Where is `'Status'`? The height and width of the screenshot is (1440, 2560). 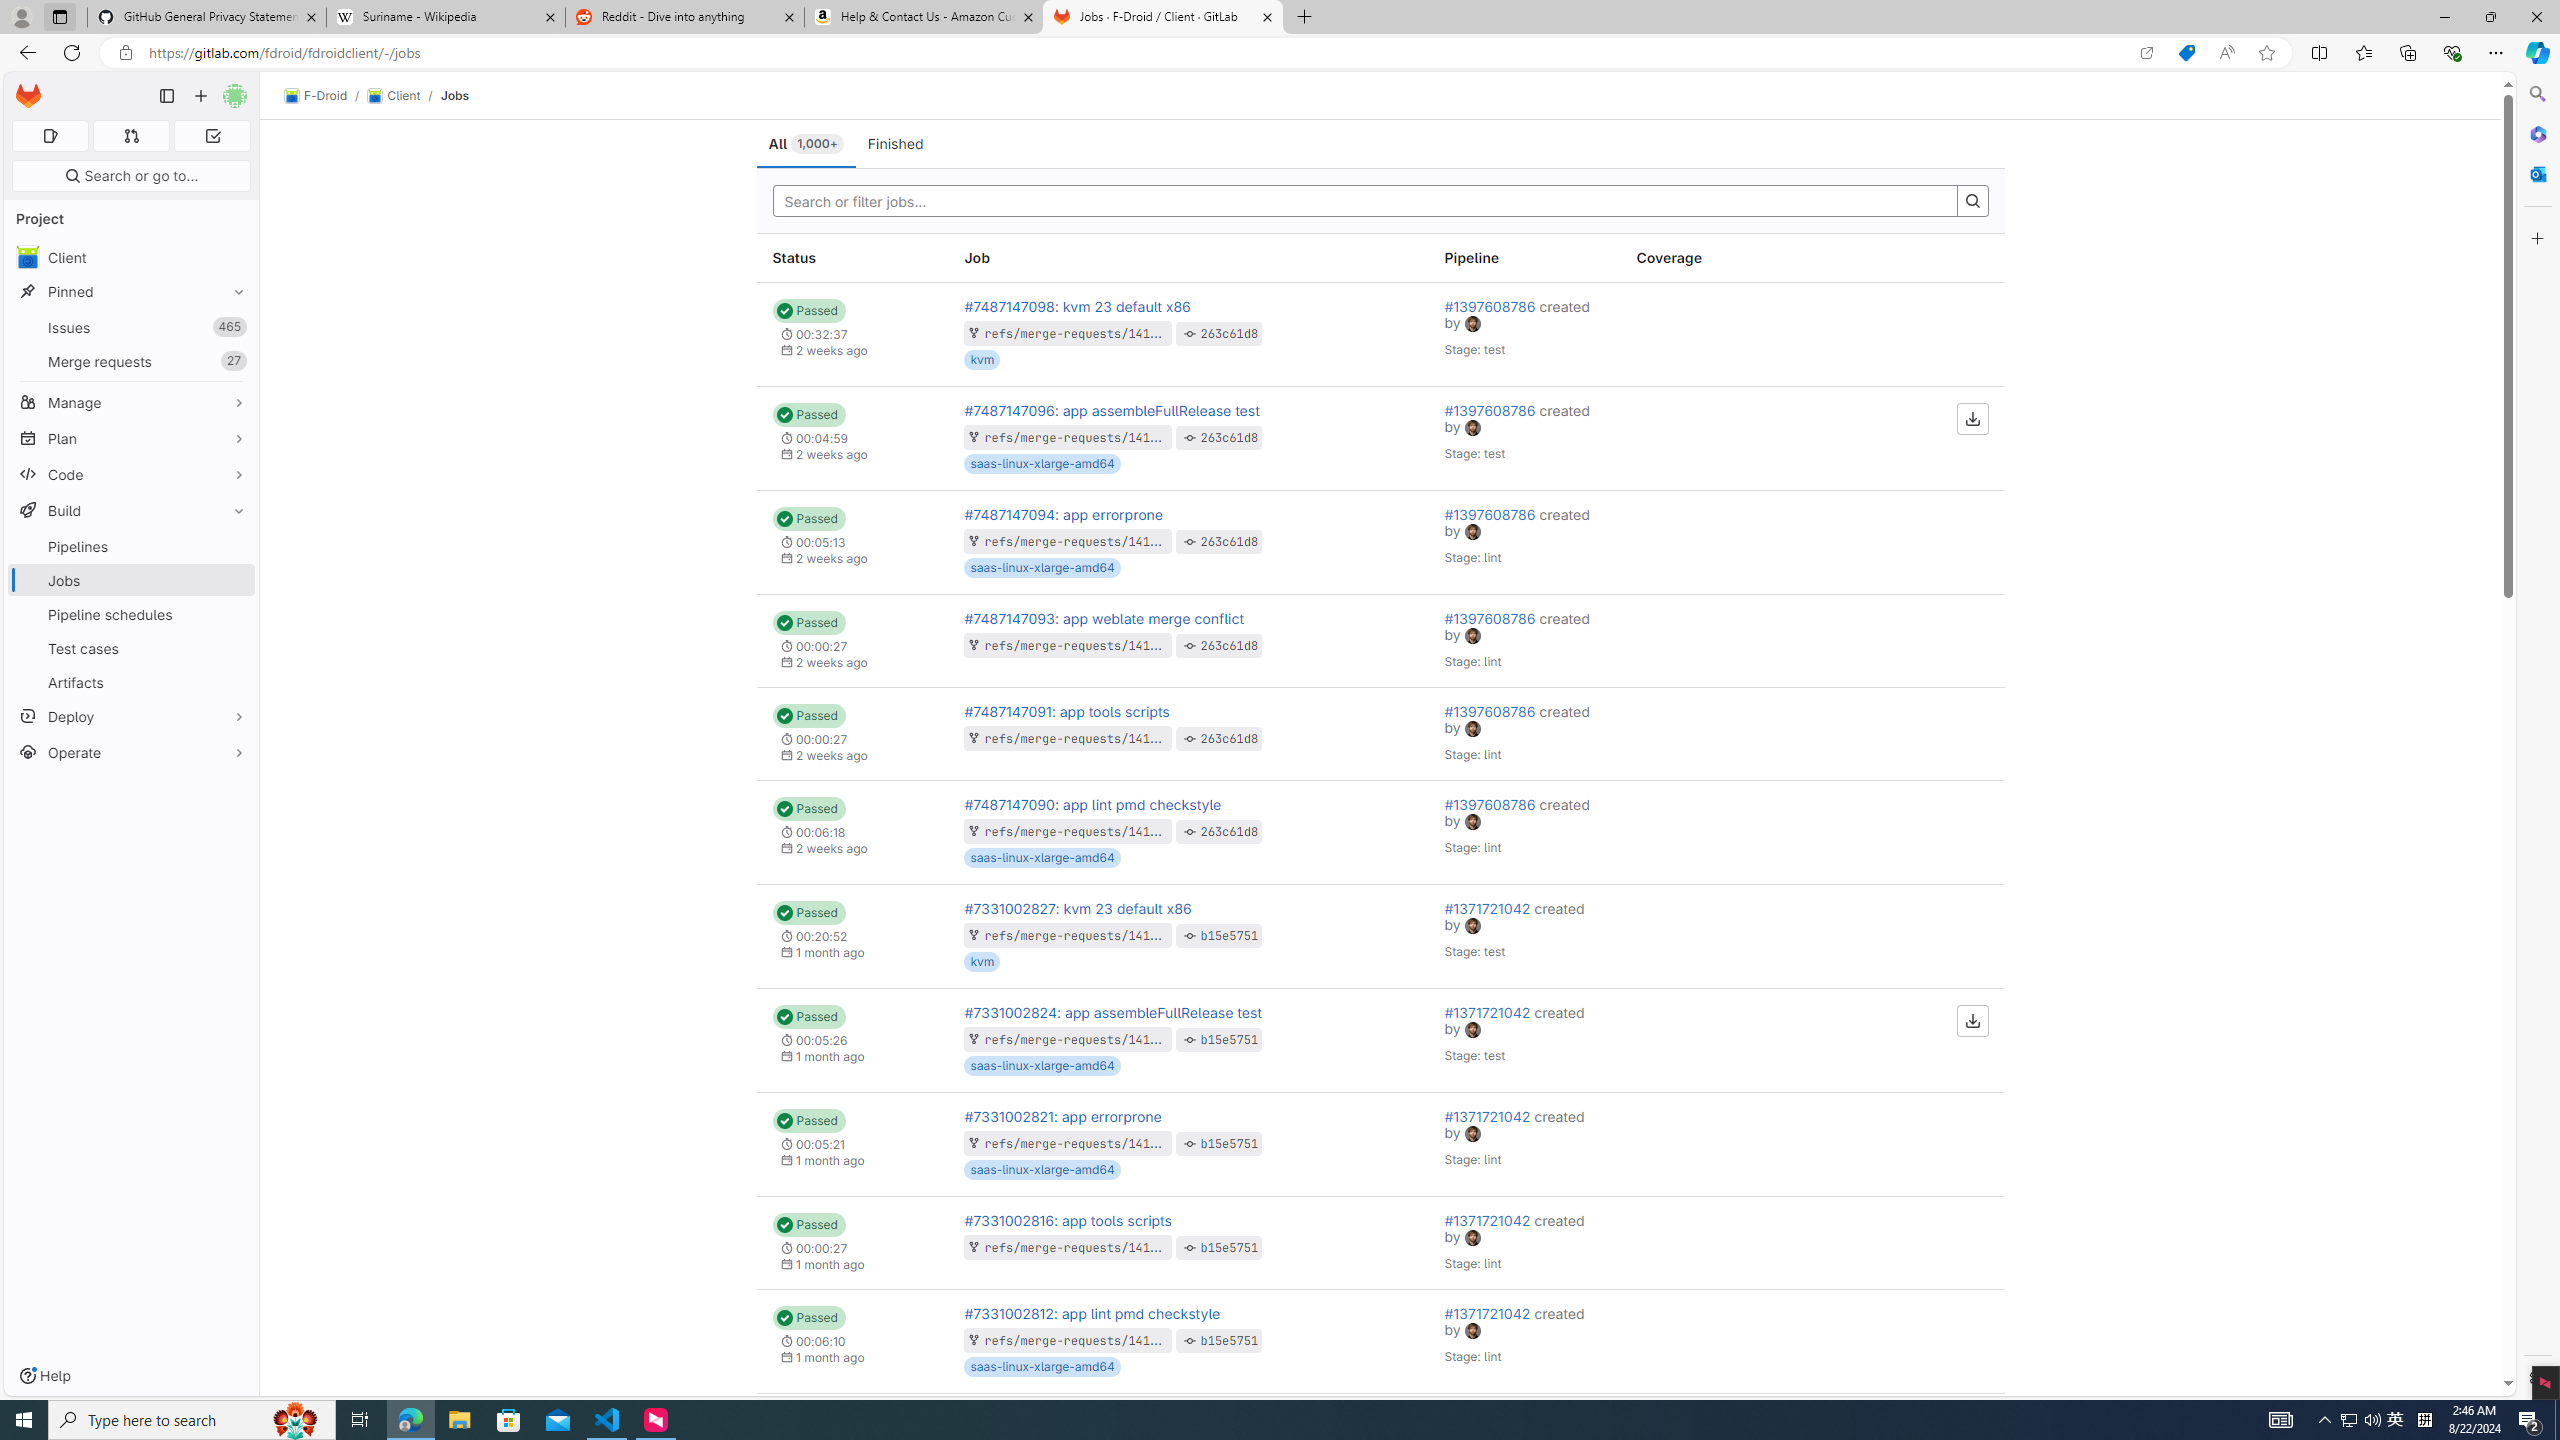 'Status' is located at coordinates (851, 257).